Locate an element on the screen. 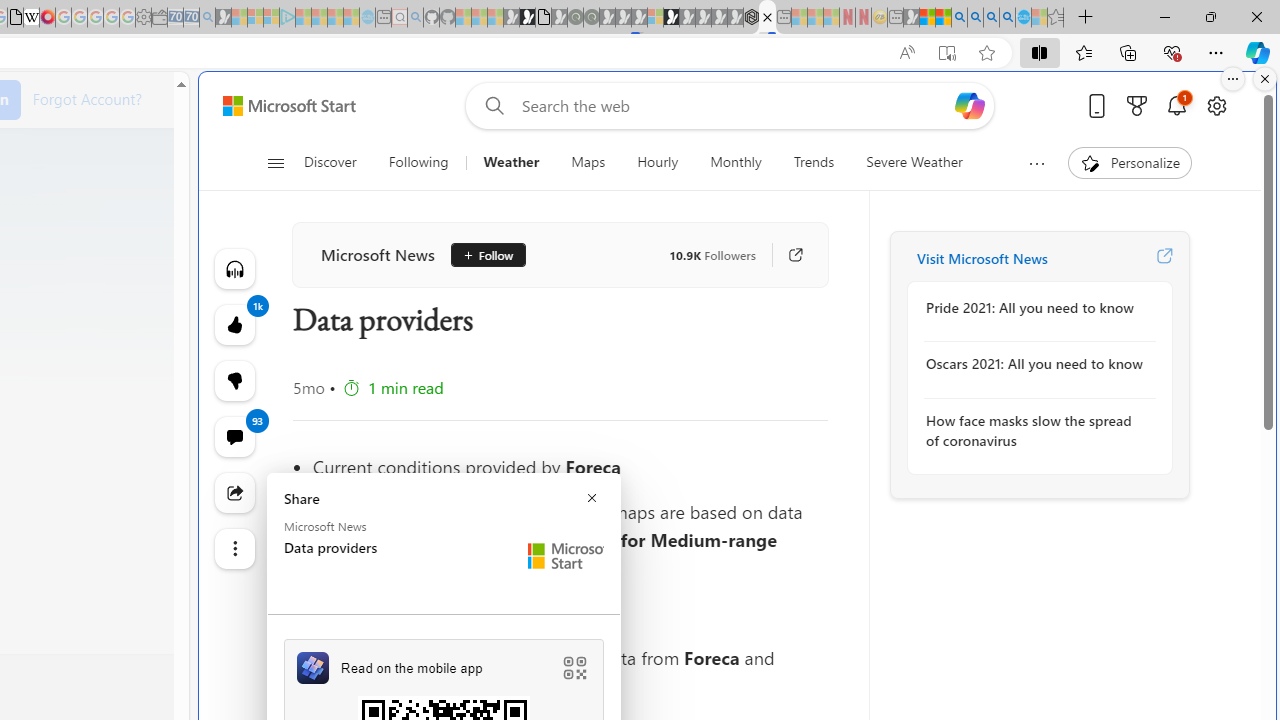  'View comments 93 Comment' is located at coordinates (234, 436).